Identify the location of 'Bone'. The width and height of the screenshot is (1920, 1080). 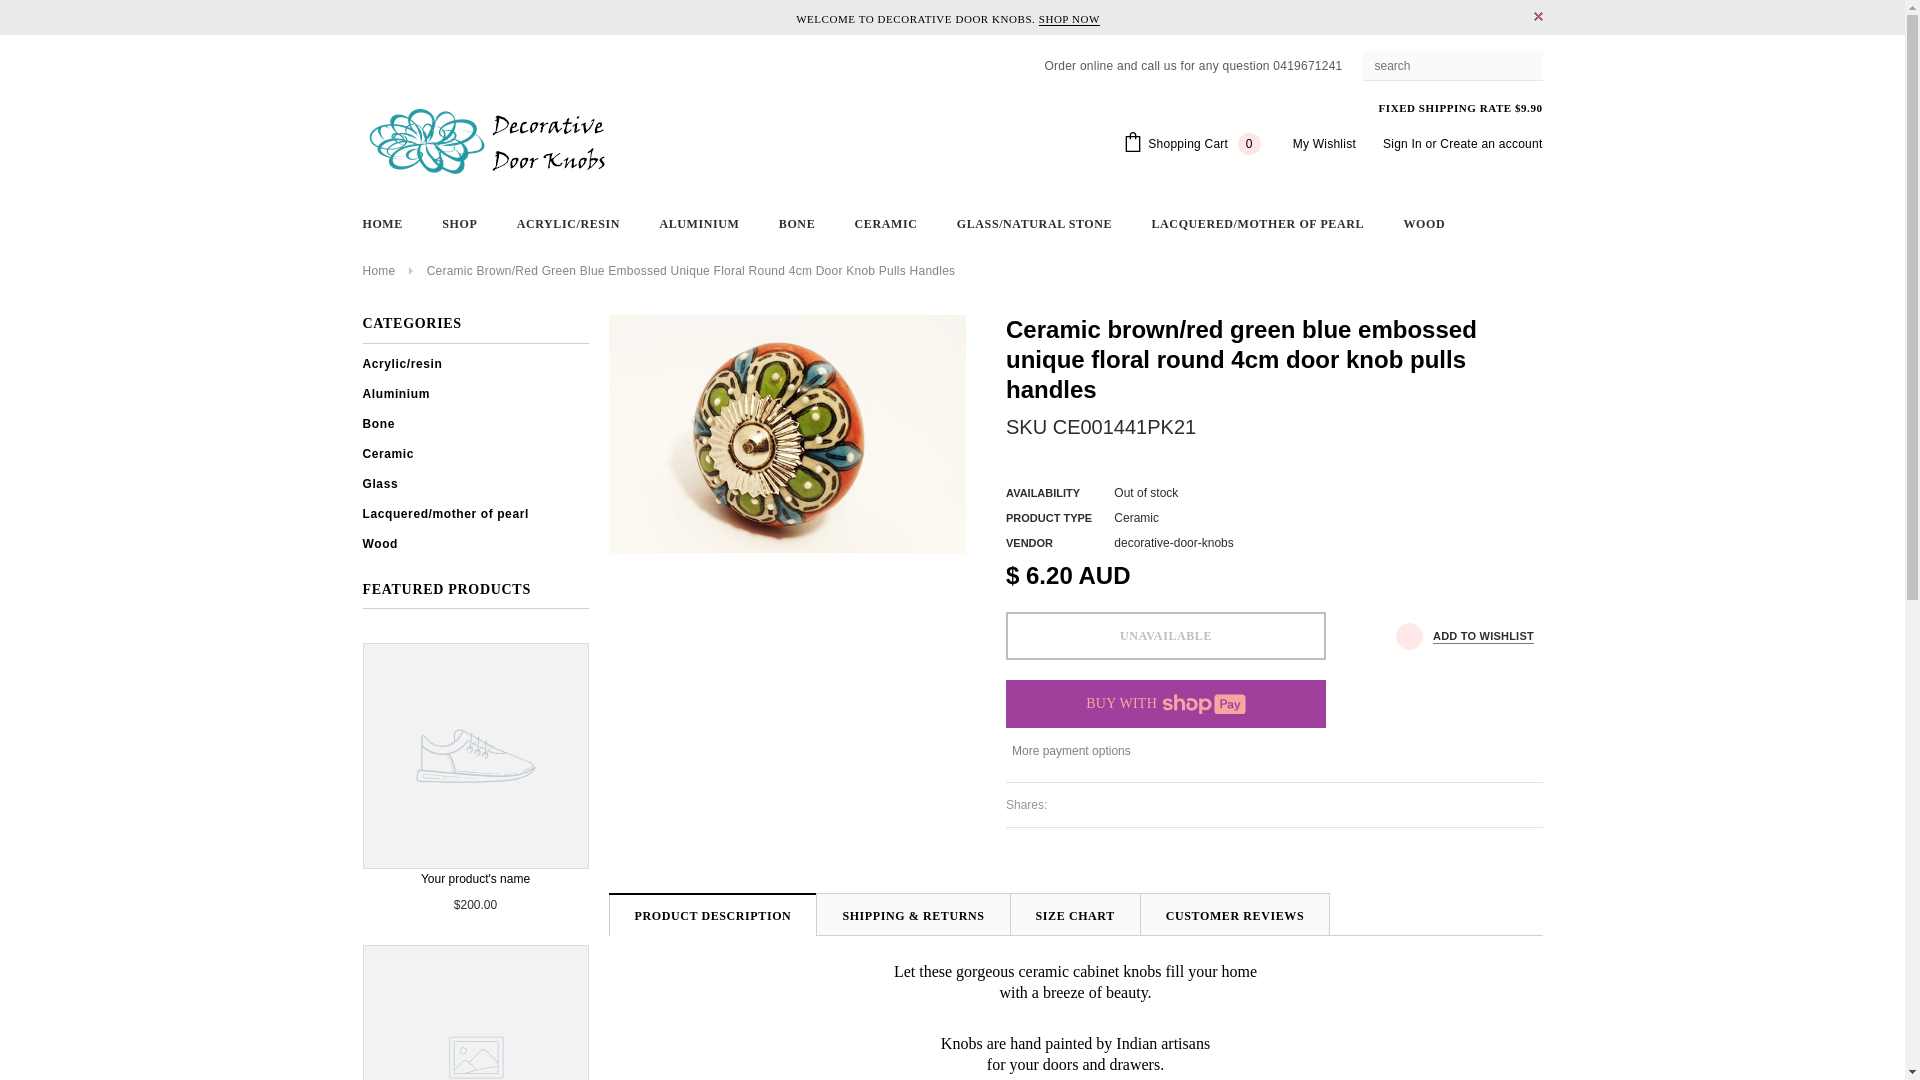
(378, 422).